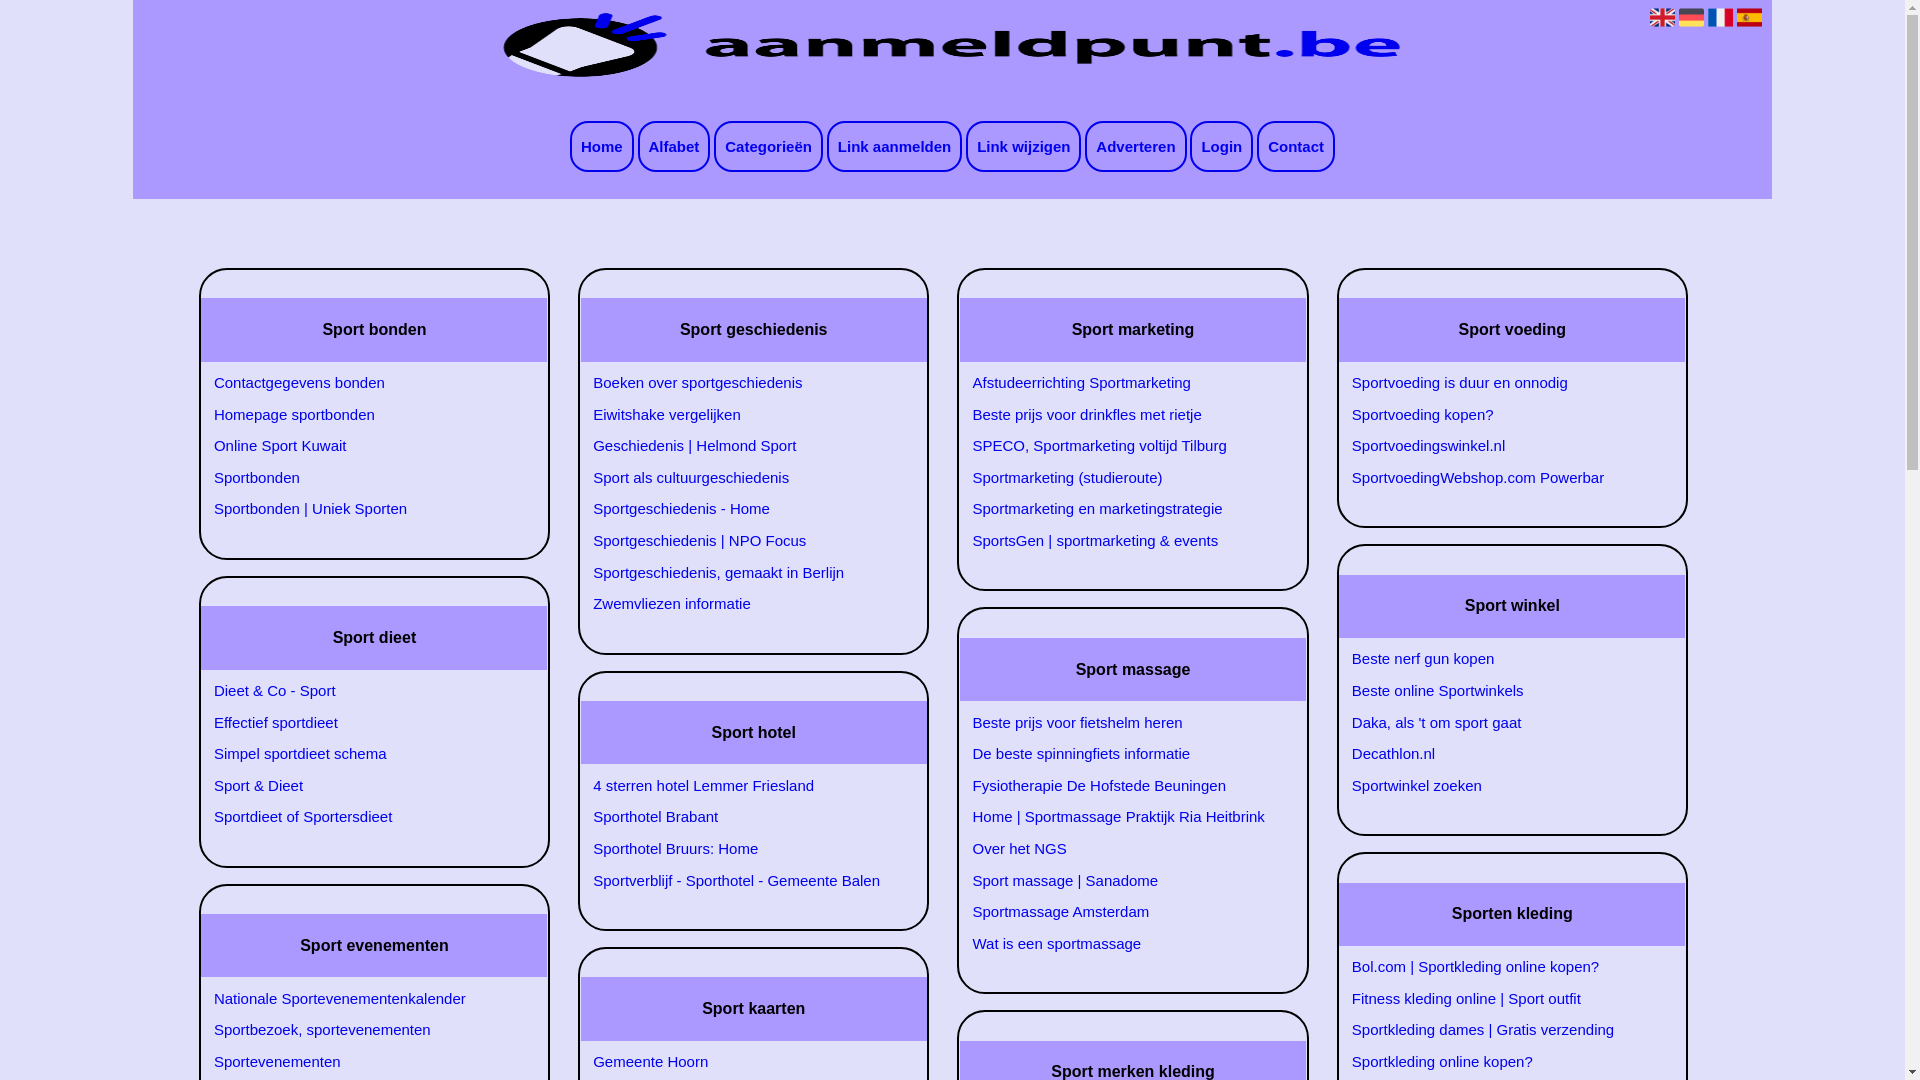  I want to click on 'Sportgeschiedenis, gemaakt in Berlijn', so click(581, 573).